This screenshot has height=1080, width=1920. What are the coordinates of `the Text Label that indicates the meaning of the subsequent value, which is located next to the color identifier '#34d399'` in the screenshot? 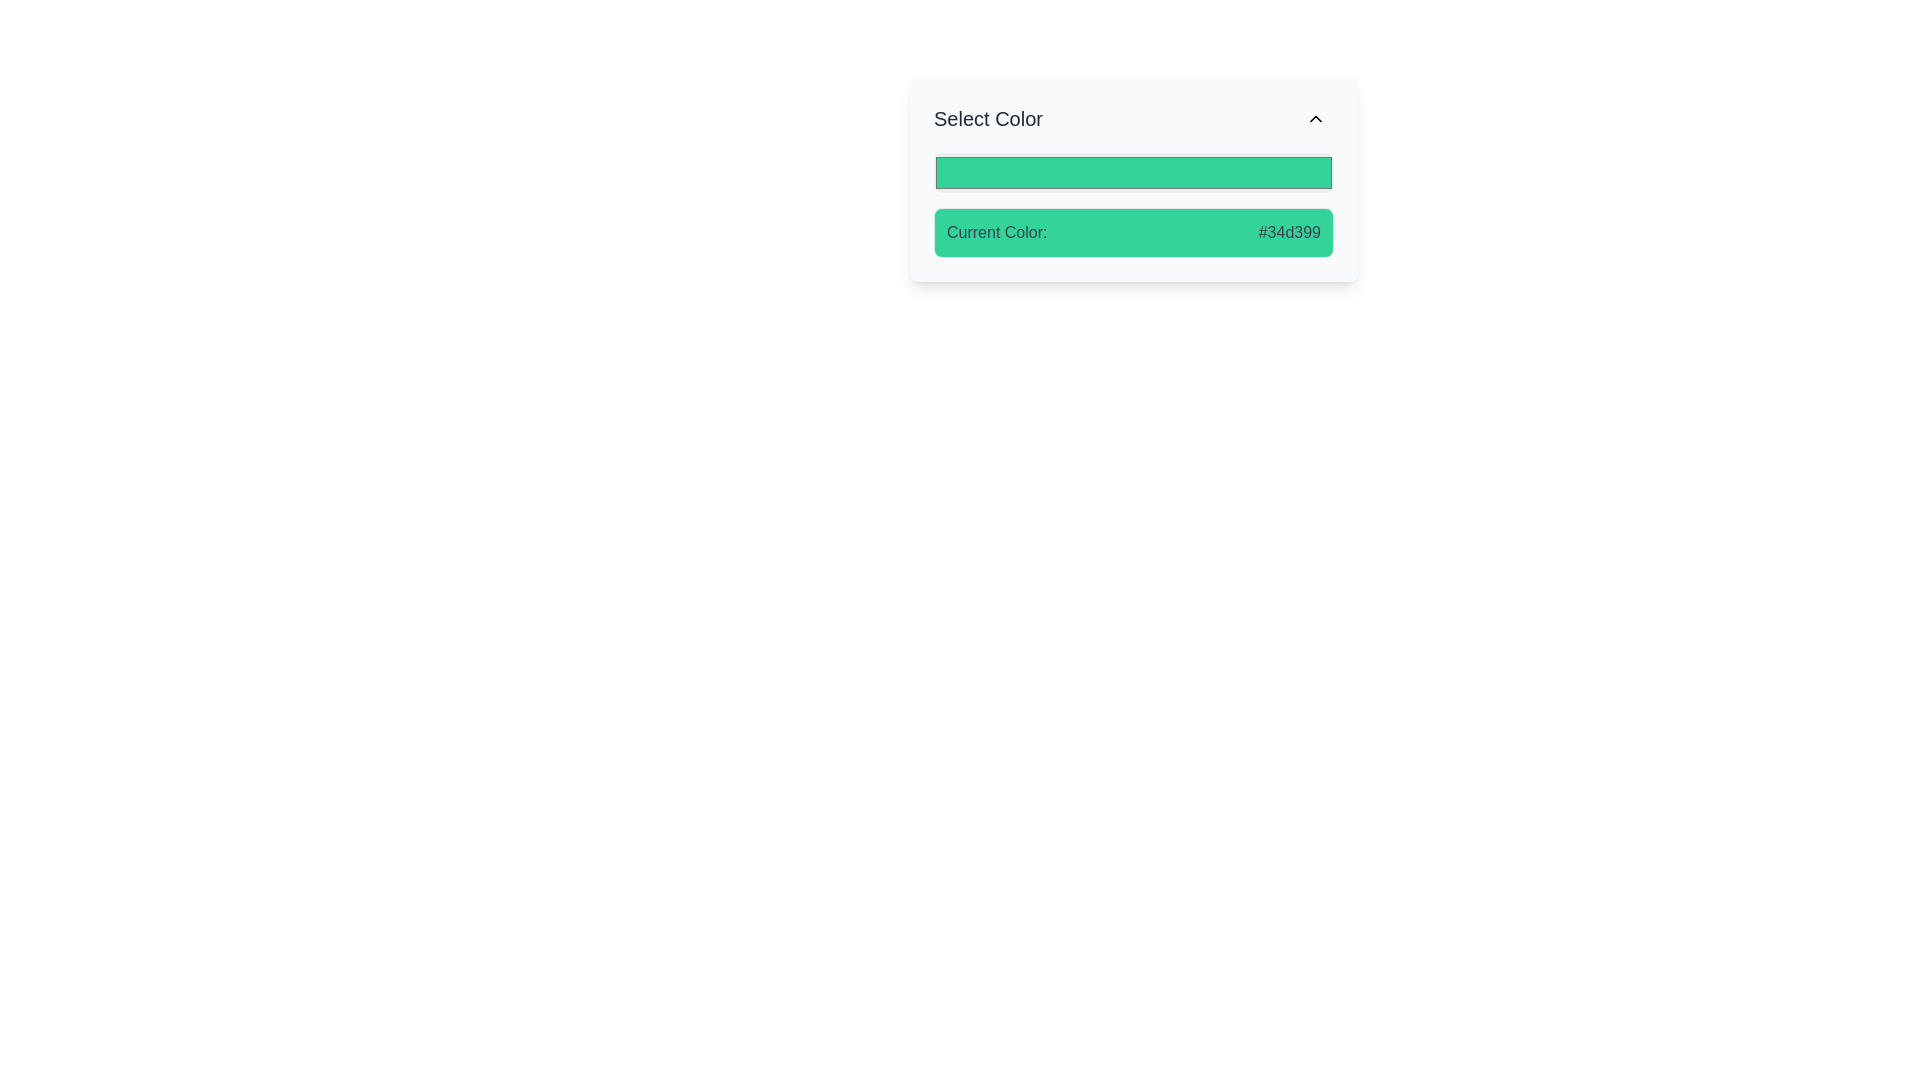 It's located at (997, 231).